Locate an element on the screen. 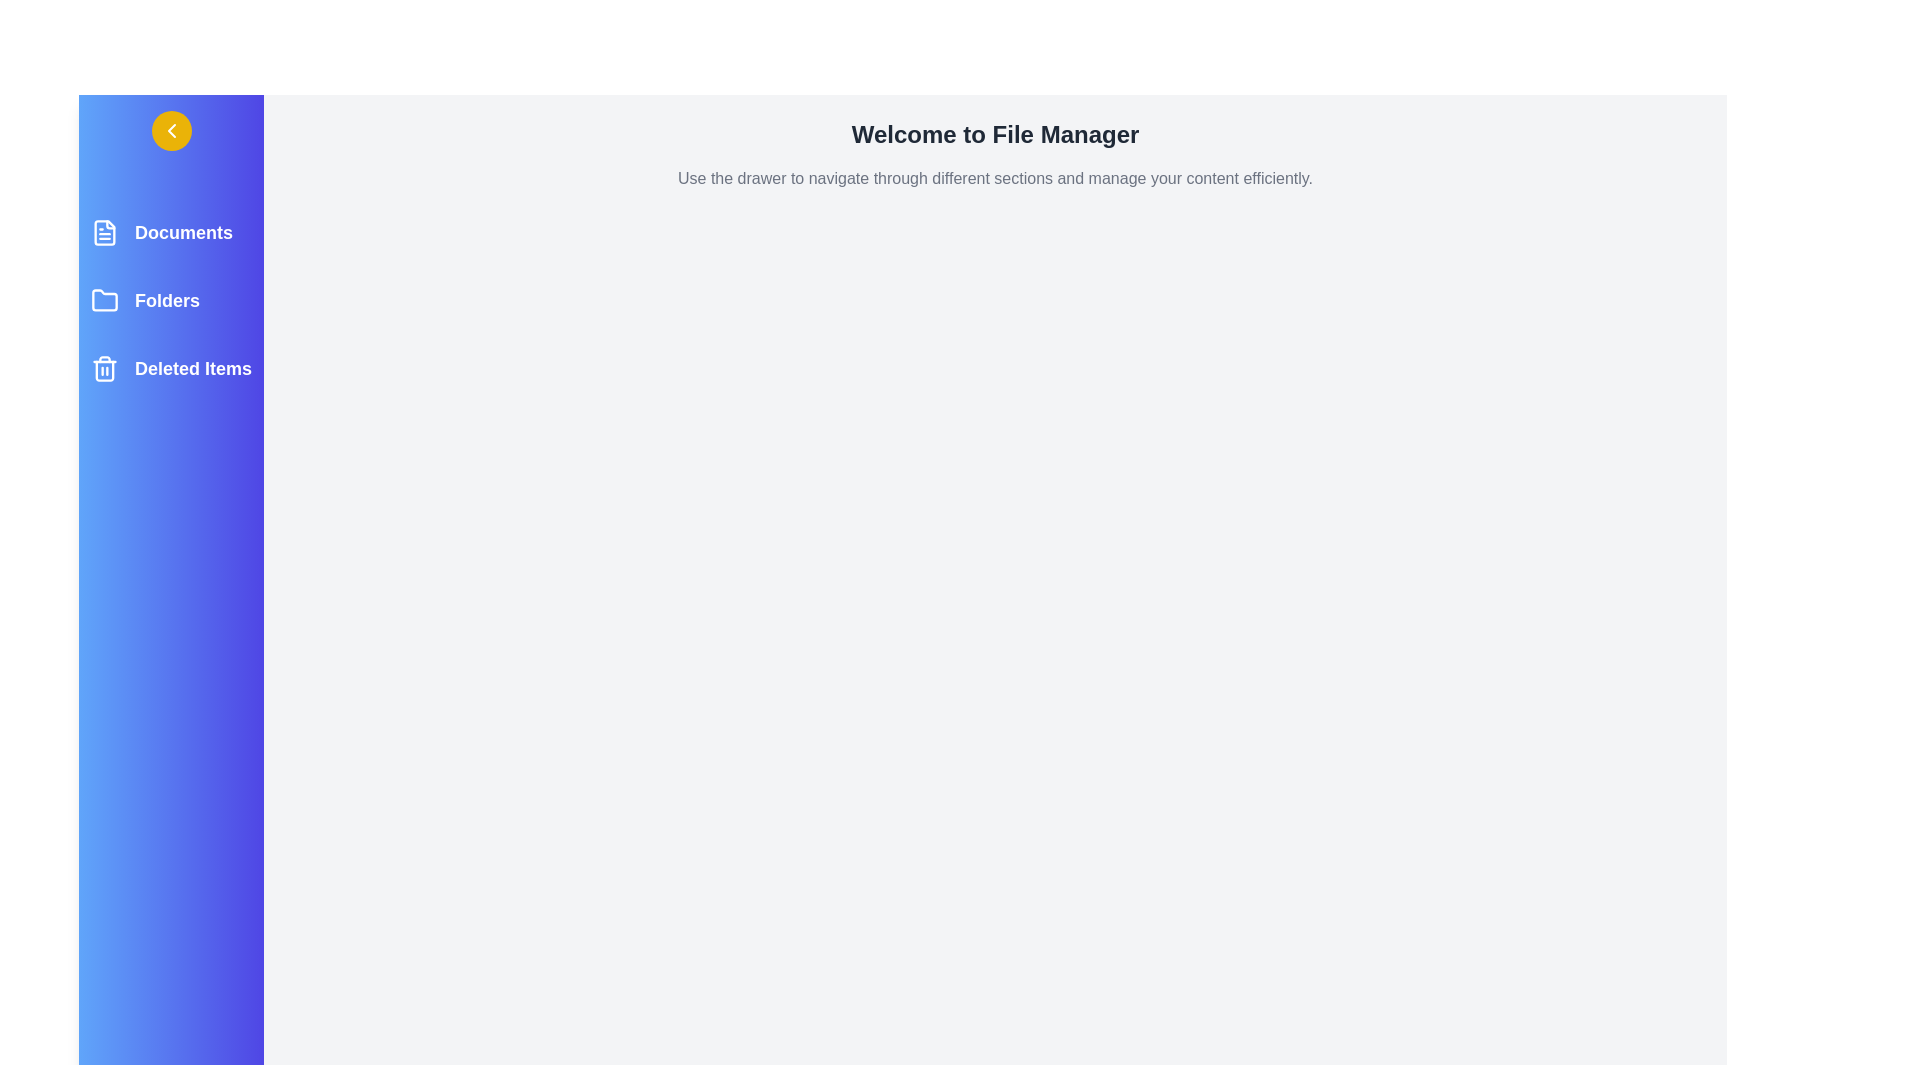 This screenshot has width=1920, height=1080. the Deleted Items section to highlight it is located at coordinates (171, 369).